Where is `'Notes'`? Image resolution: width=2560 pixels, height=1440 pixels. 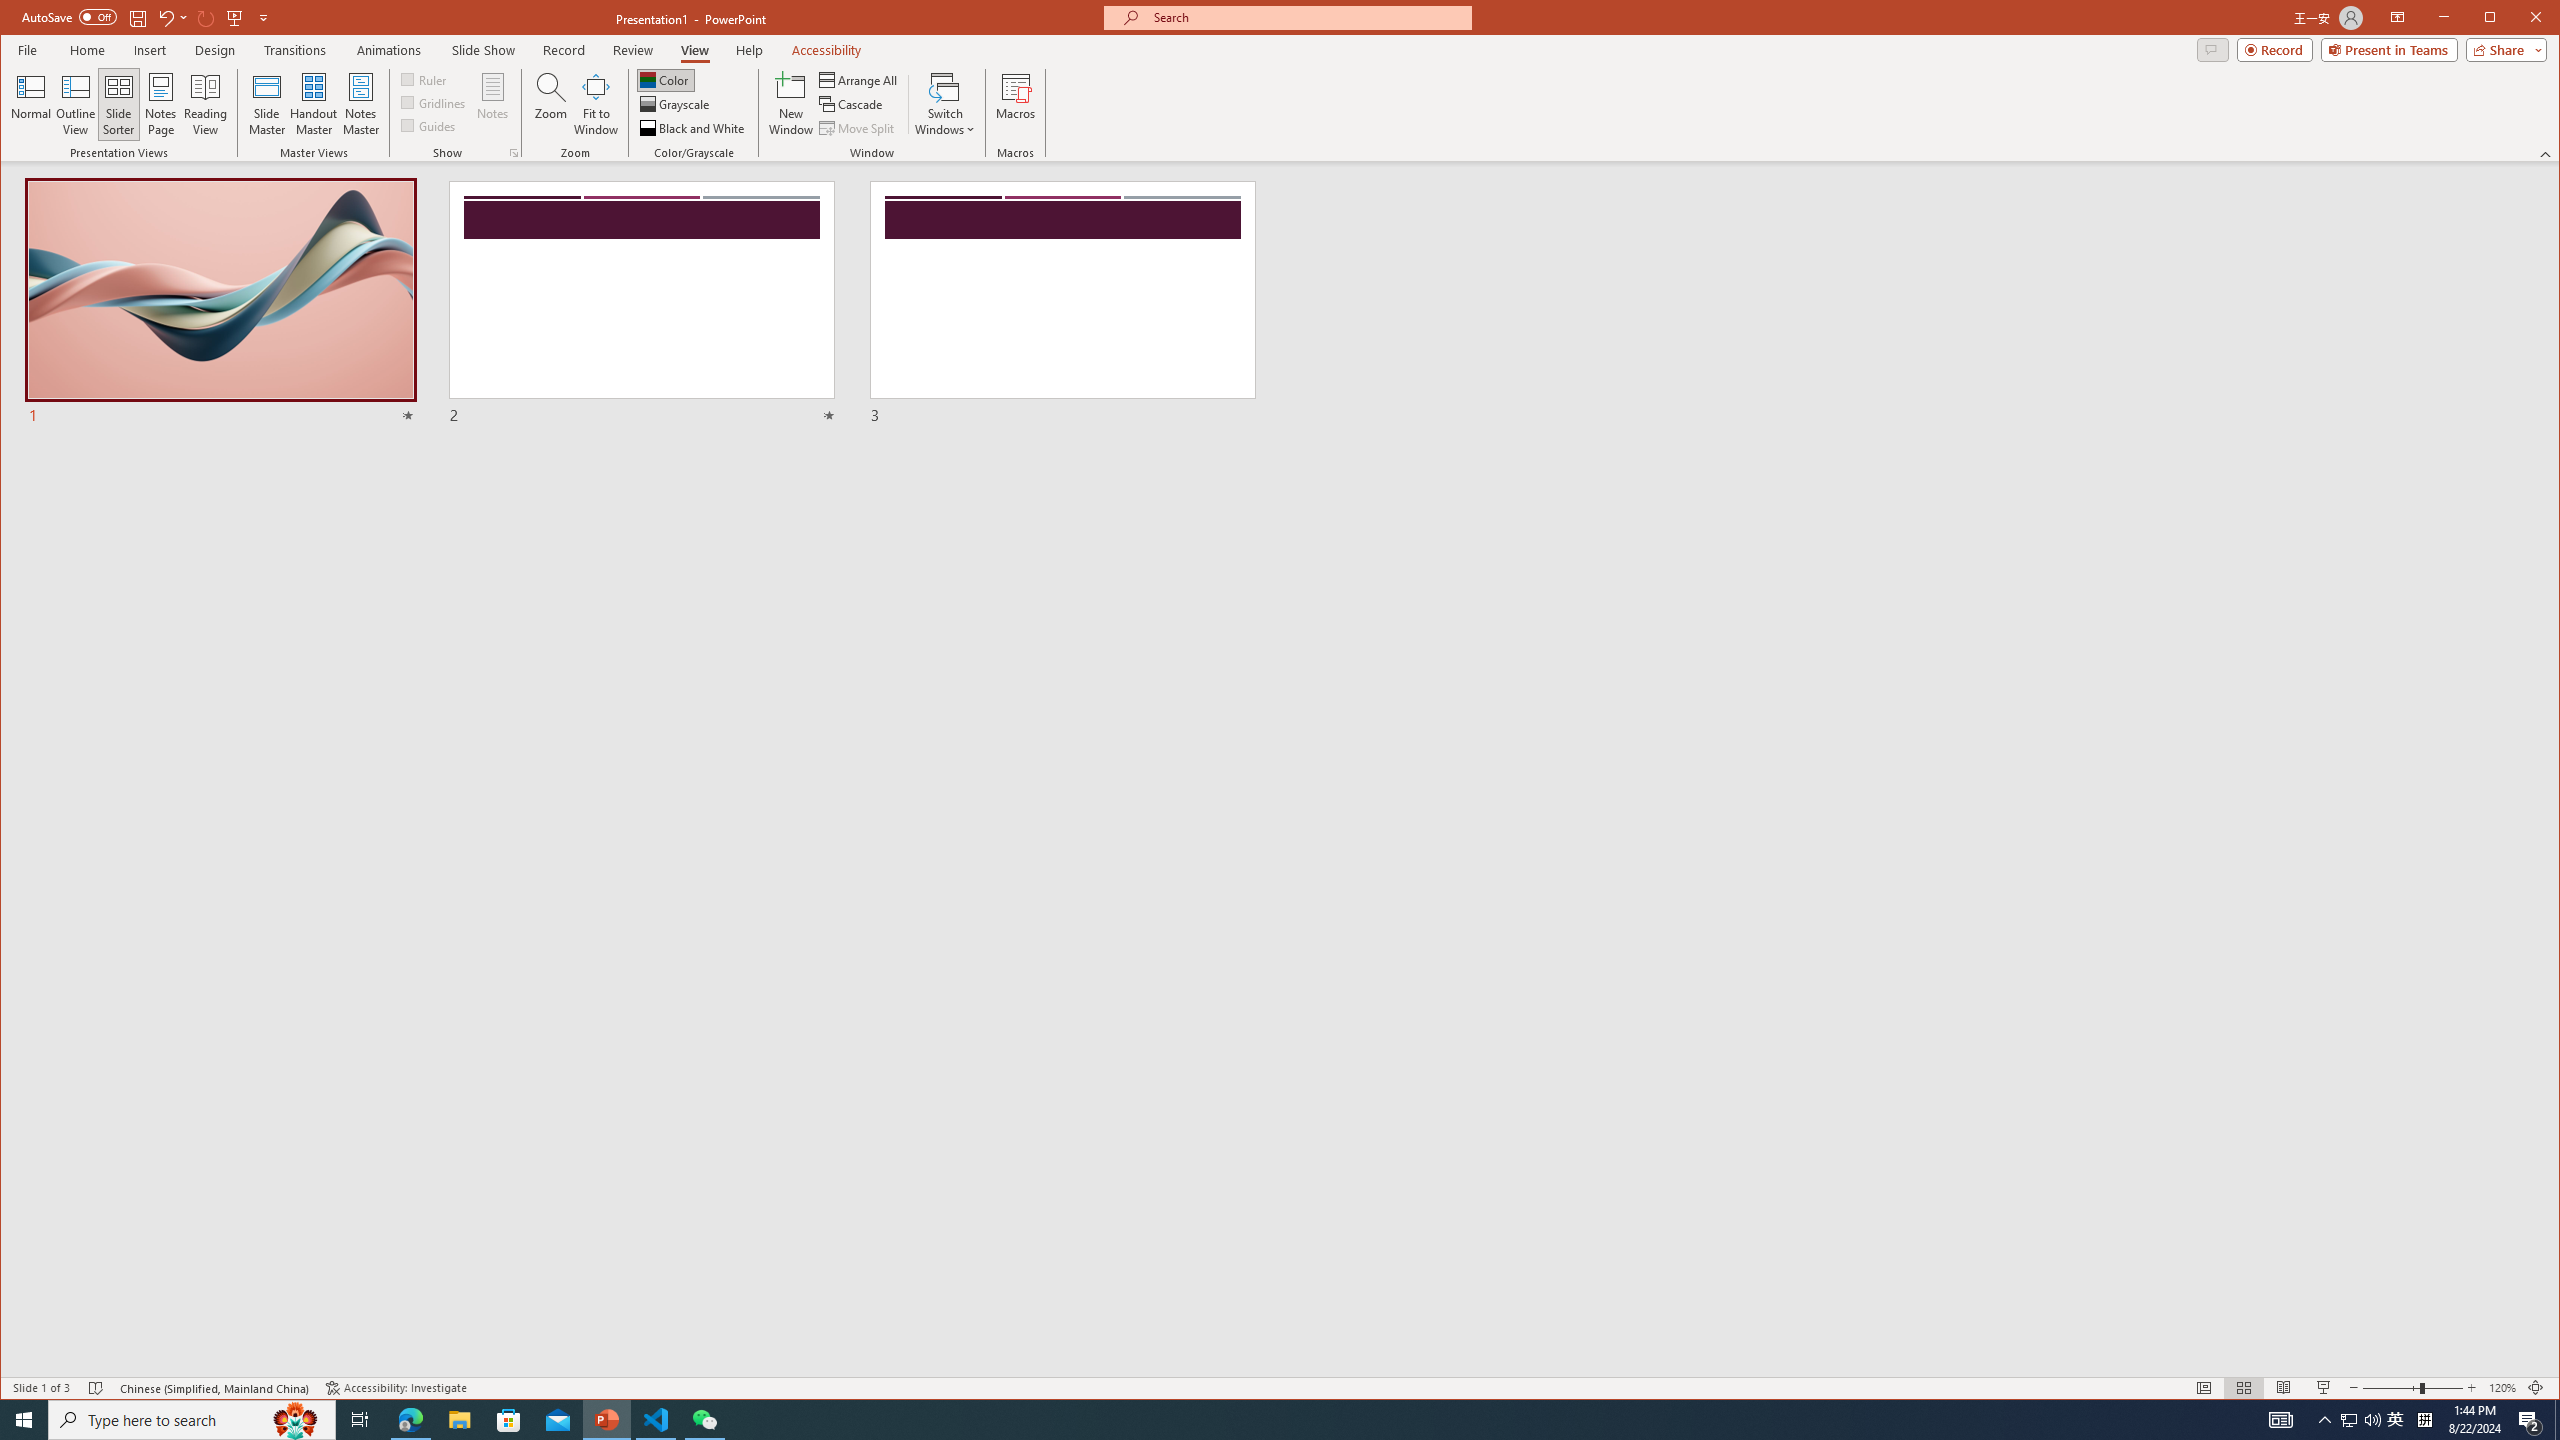 'Notes' is located at coordinates (492, 103).